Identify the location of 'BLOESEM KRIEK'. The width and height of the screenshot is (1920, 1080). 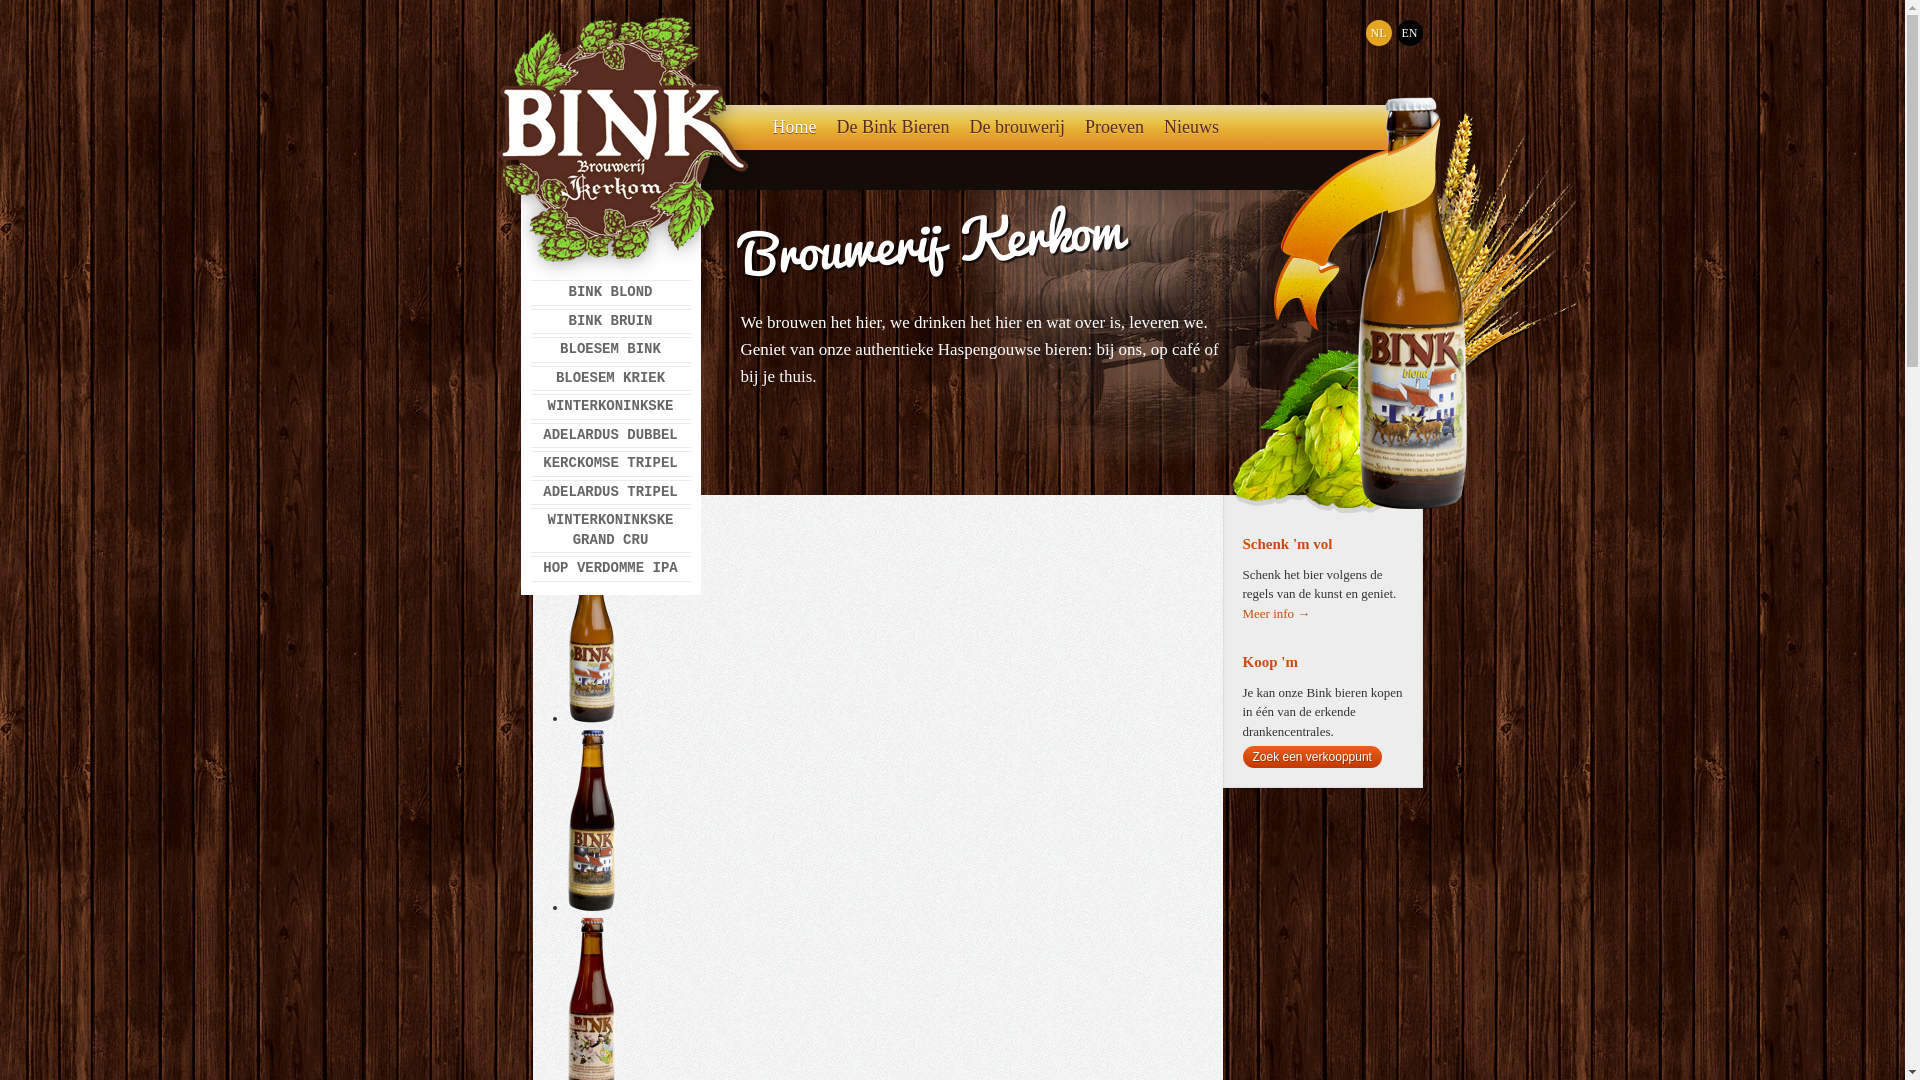
(608, 378).